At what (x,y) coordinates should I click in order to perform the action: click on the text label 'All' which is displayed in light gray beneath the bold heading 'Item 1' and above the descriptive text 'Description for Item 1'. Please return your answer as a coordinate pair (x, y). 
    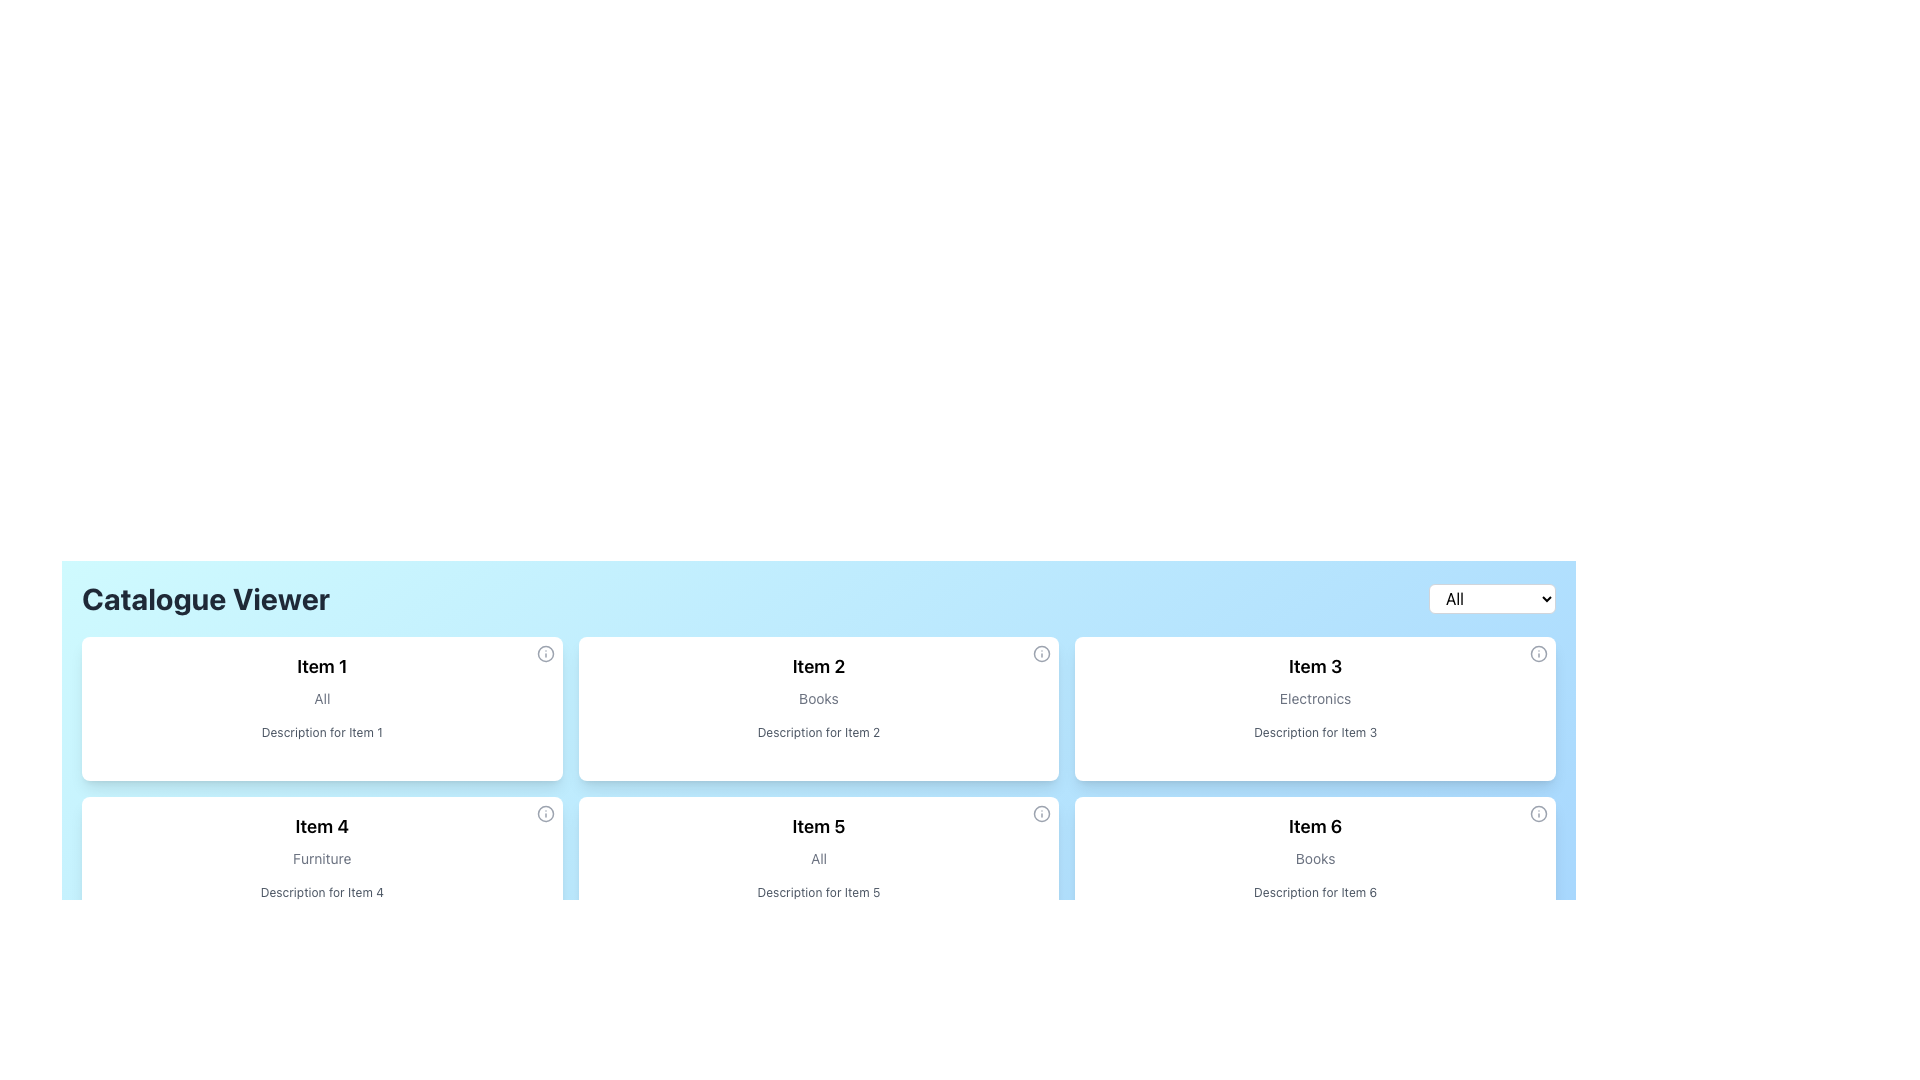
    Looking at the image, I should click on (322, 697).